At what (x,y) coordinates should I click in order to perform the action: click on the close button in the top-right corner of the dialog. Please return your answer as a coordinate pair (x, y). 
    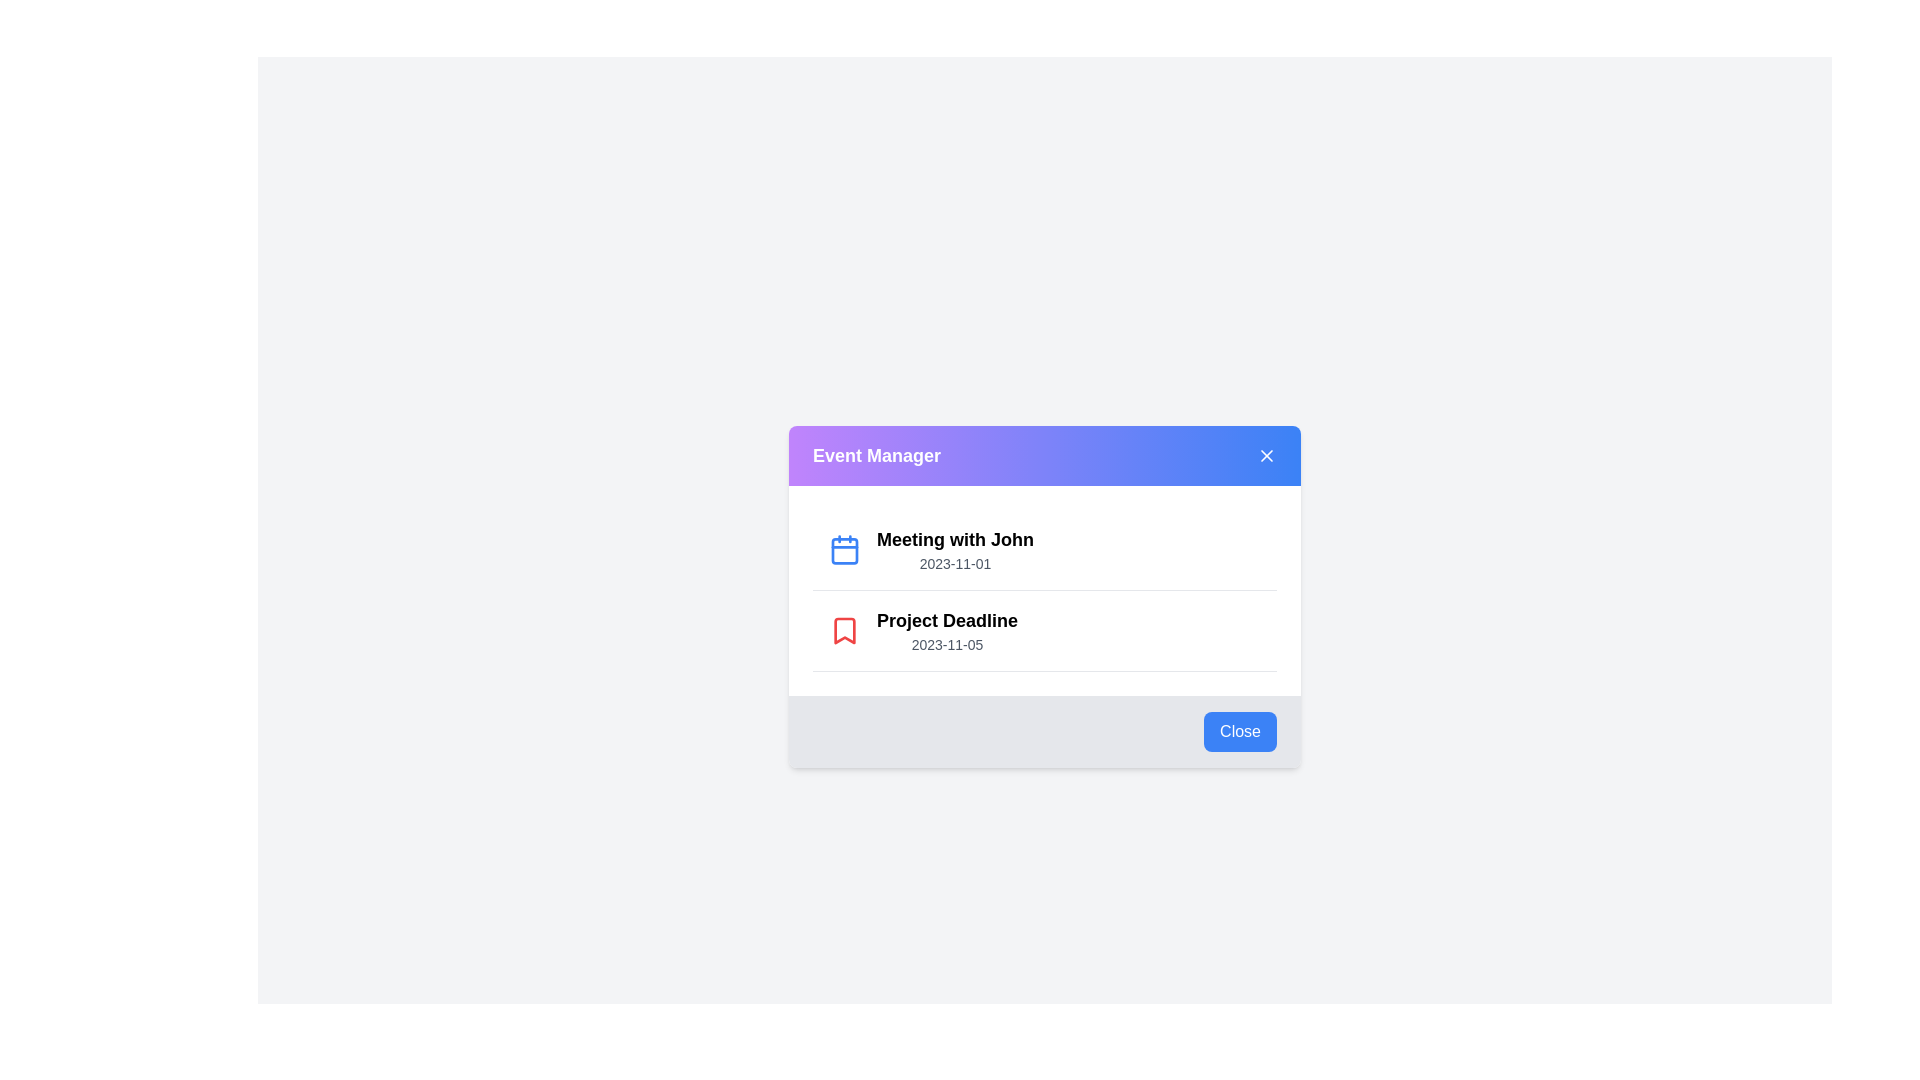
    Looking at the image, I should click on (1266, 455).